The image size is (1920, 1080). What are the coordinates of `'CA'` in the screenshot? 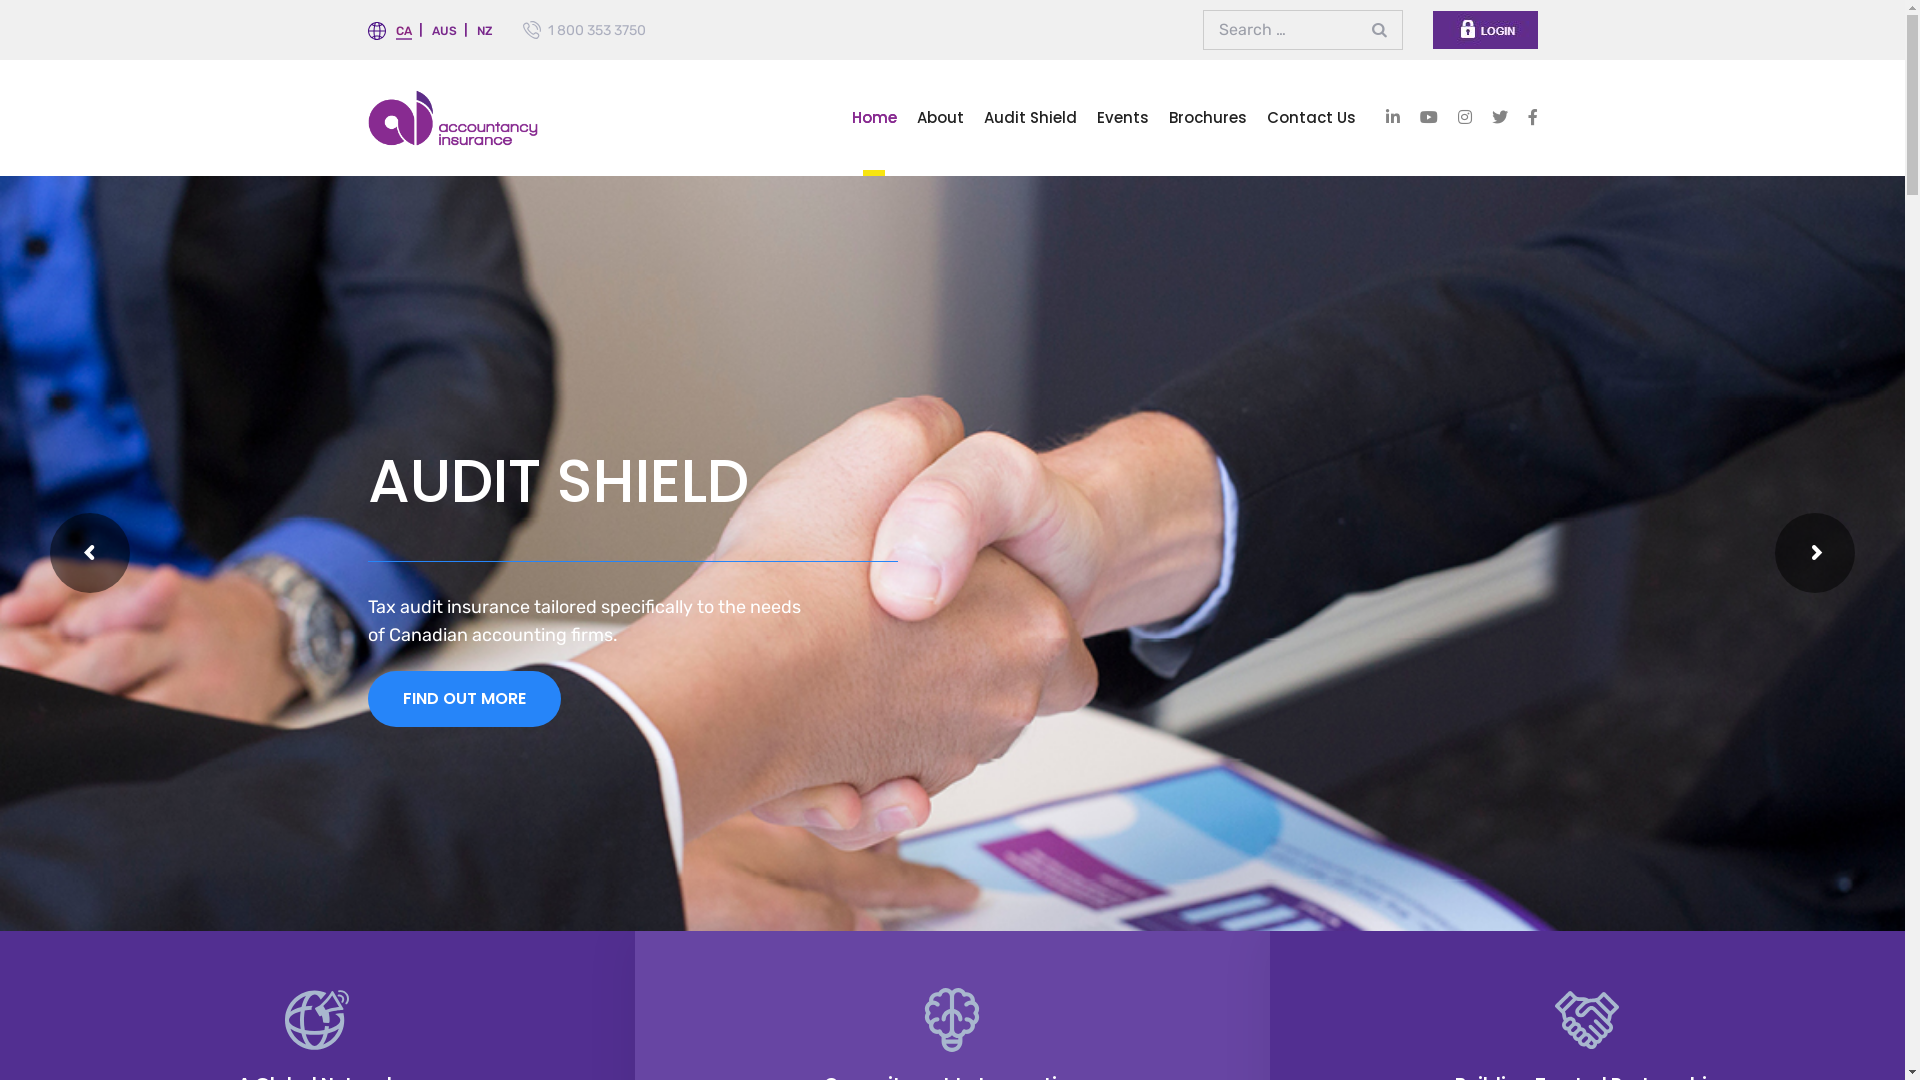 It's located at (402, 31).